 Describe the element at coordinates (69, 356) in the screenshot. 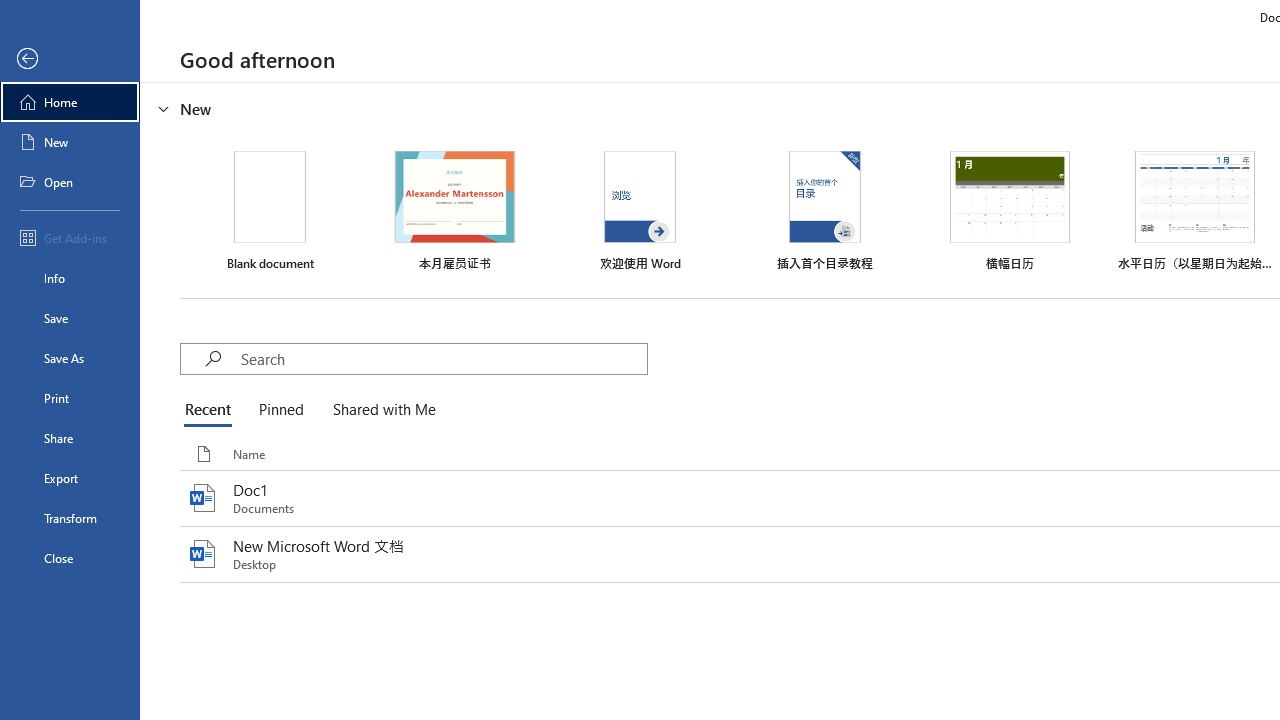

I see `'Save As'` at that location.